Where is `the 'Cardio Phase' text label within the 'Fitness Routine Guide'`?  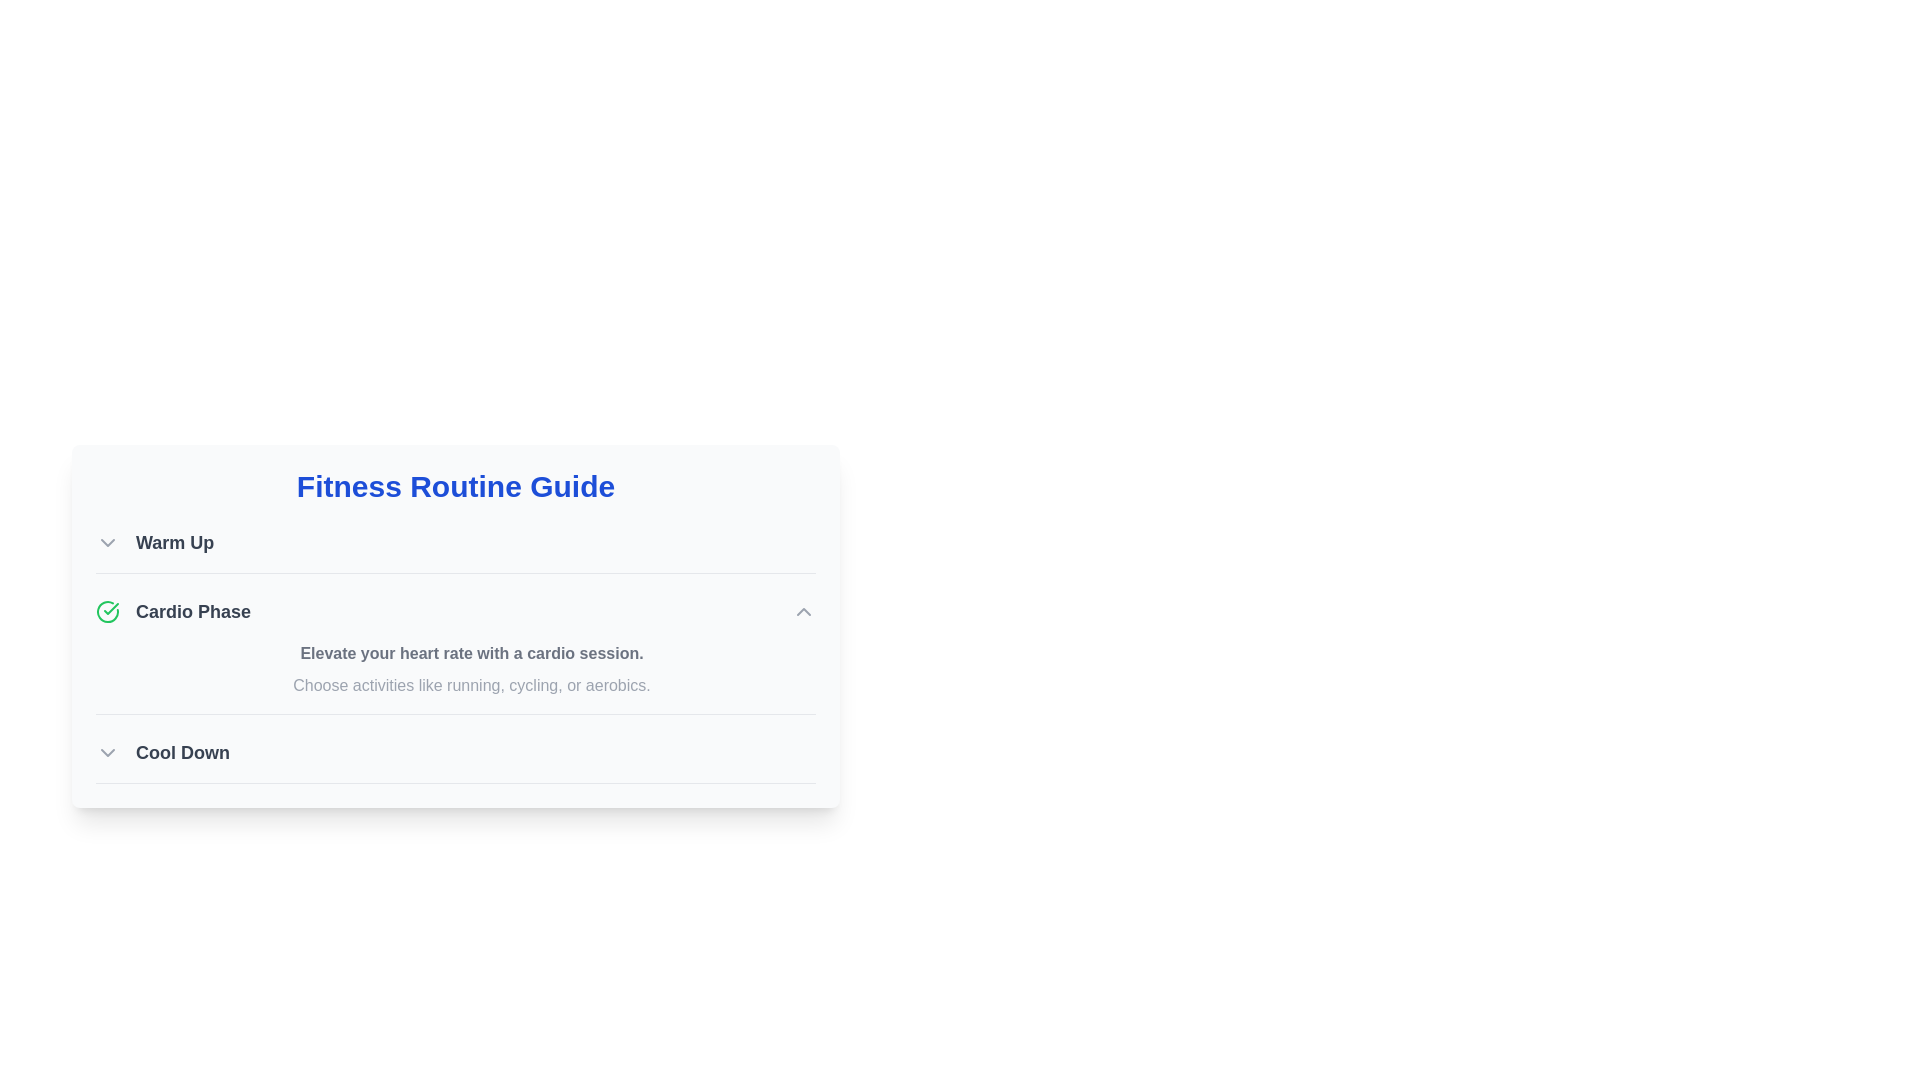
the 'Cardio Phase' text label within the 'Fitness Routine Guide' is located at coordinates (193, 611).